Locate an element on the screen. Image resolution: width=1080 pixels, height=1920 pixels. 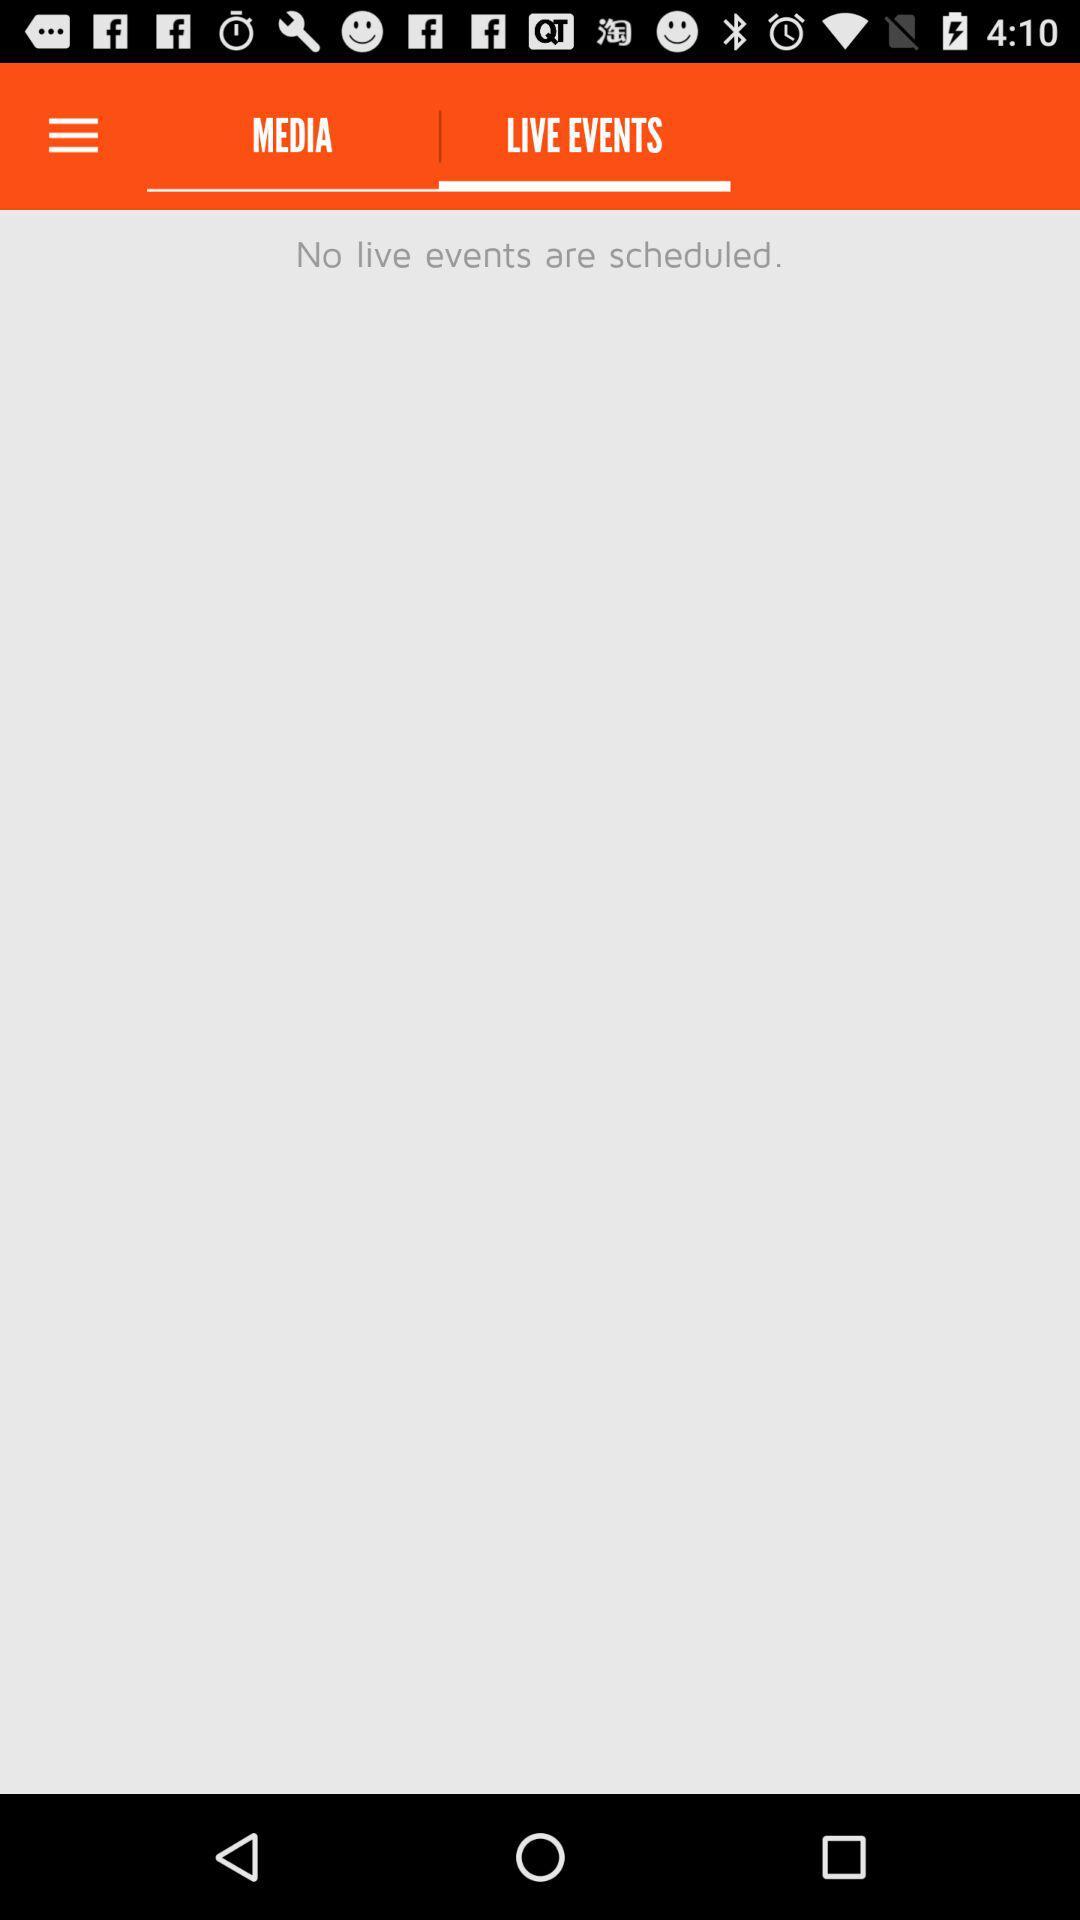
expand menu options is located at coordinates (72, 135).